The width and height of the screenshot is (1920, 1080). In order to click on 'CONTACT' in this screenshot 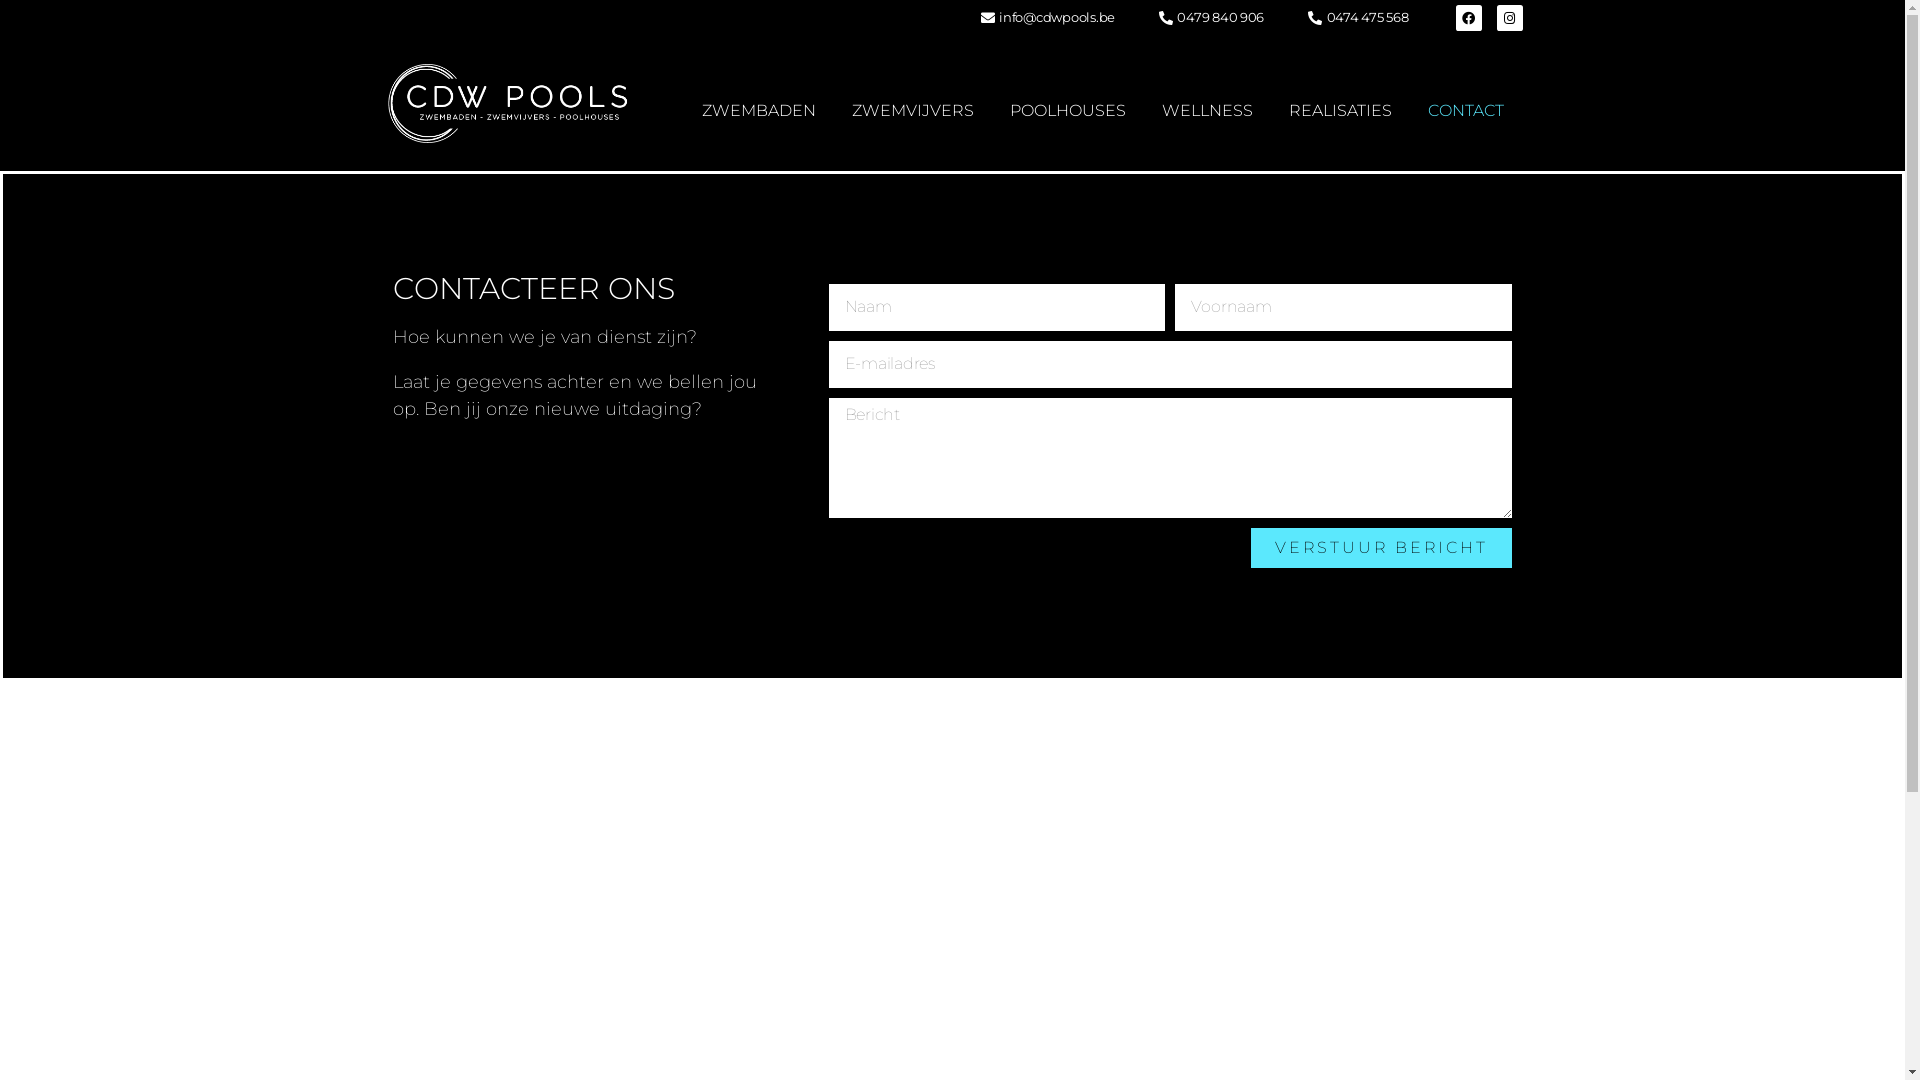, I will do `click(1465, 111)`.